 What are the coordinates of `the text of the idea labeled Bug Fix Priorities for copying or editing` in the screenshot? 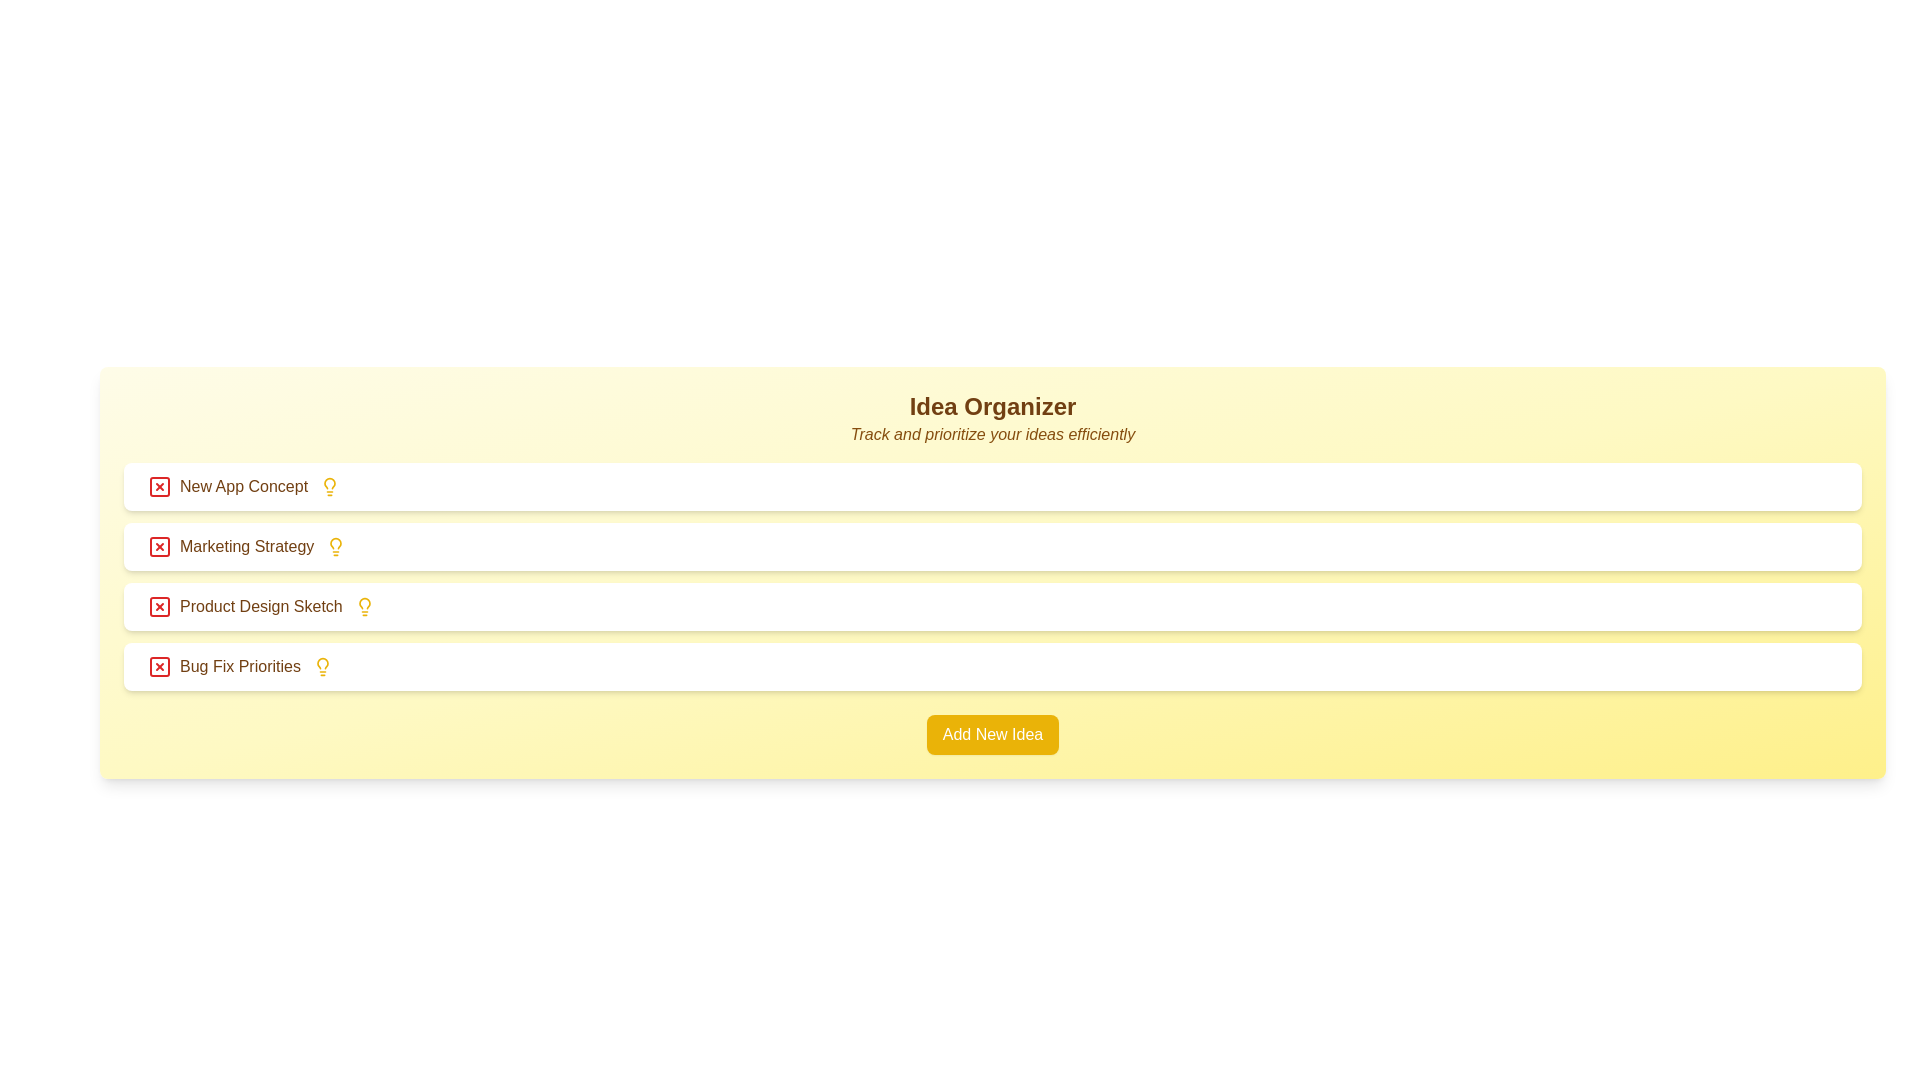 It's located at (224, 667).